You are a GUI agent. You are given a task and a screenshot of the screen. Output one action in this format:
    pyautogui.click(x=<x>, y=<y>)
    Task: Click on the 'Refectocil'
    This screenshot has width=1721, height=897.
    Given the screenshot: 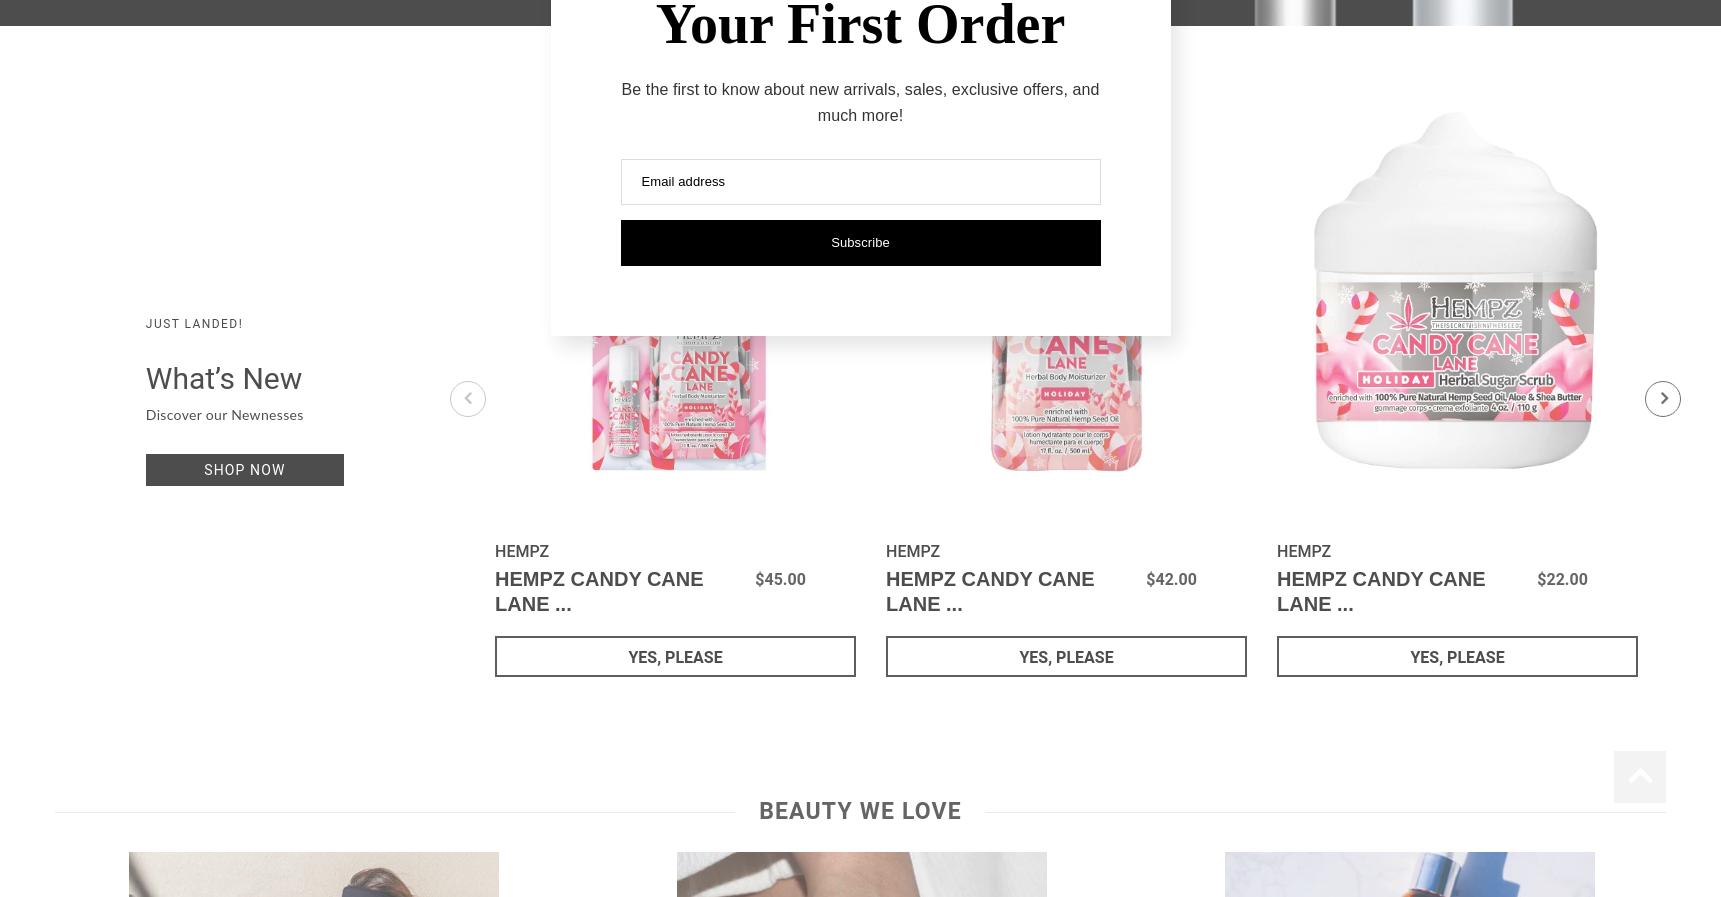 What is the action you would take?
    pyautogui.click(x=768, y=46)
    